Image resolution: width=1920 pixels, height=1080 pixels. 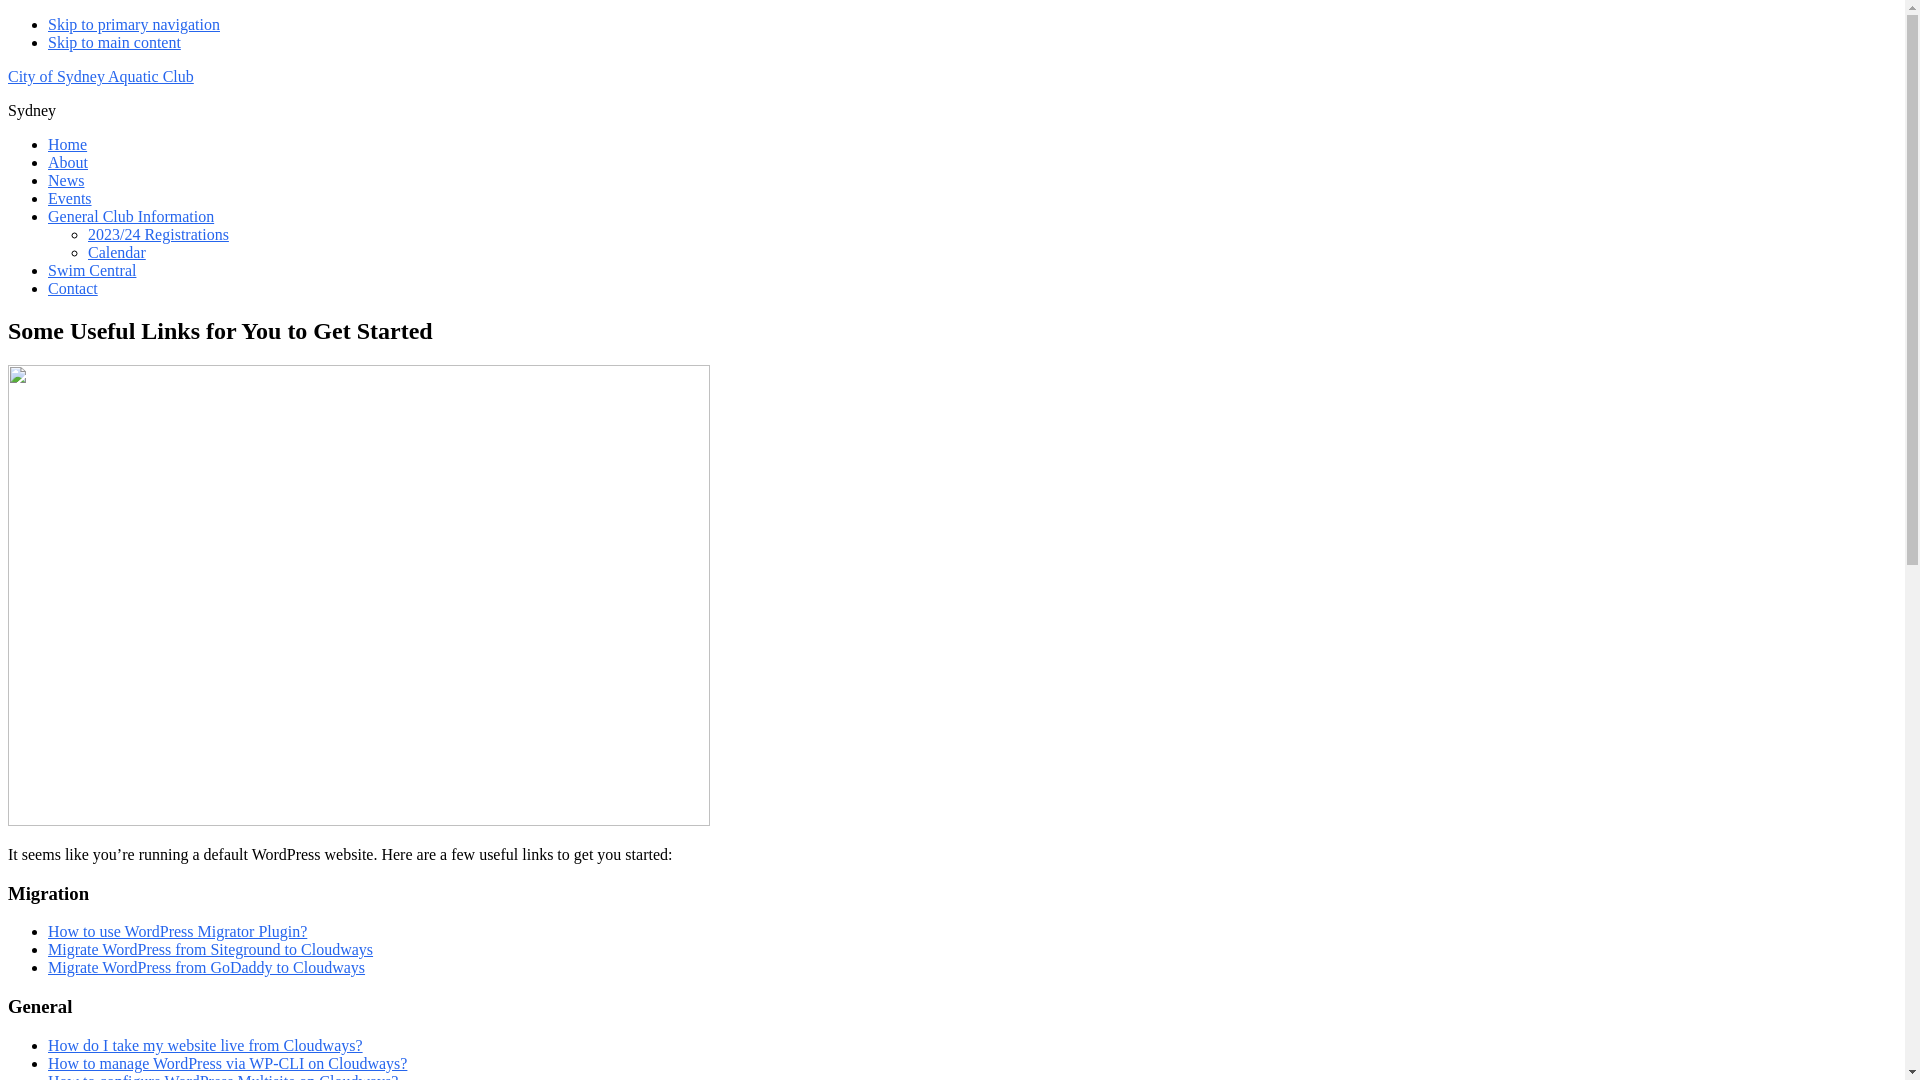 What do you see at coordinates (48, 931) in the screenshot?
I see `'How to use WordPress Migrator Plugin?'` at bounding box center [48, 931].